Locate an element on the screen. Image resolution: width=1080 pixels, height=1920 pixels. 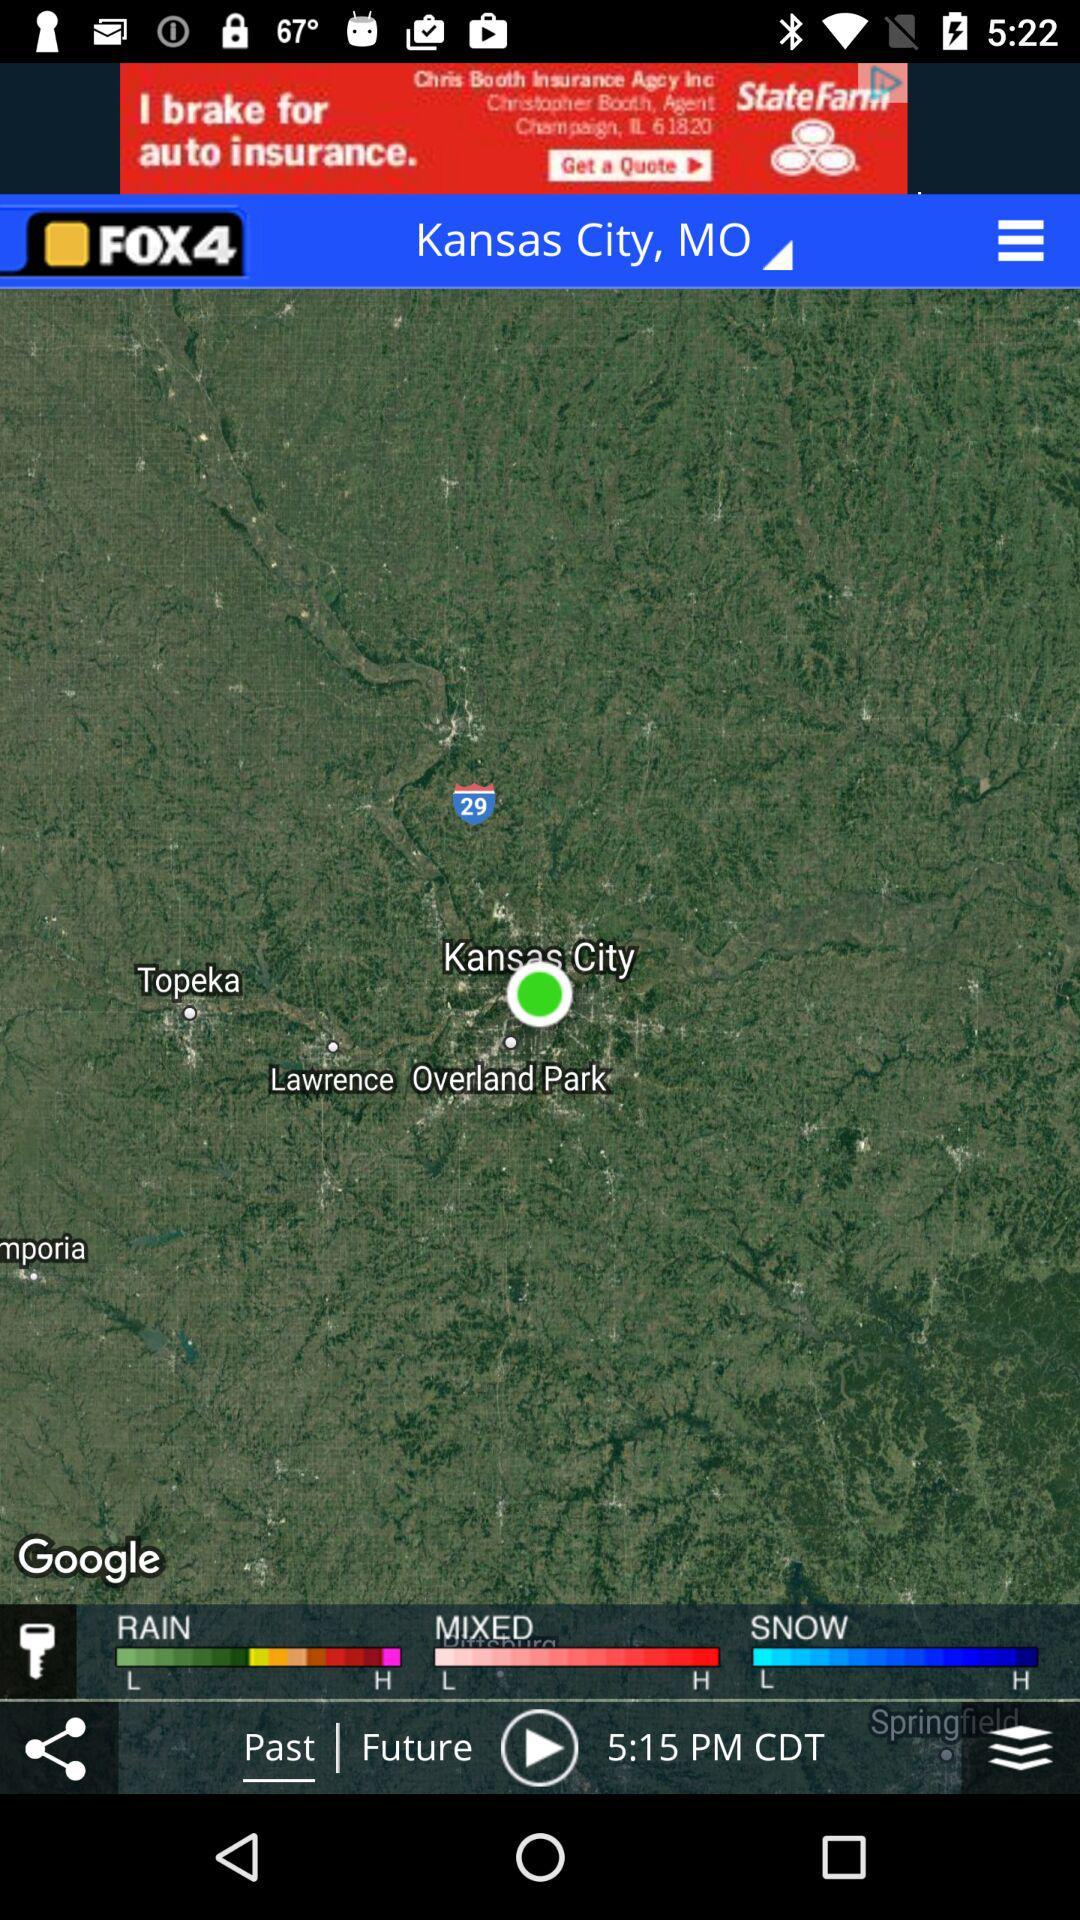
past weather is located at coordinates (538, 1746).